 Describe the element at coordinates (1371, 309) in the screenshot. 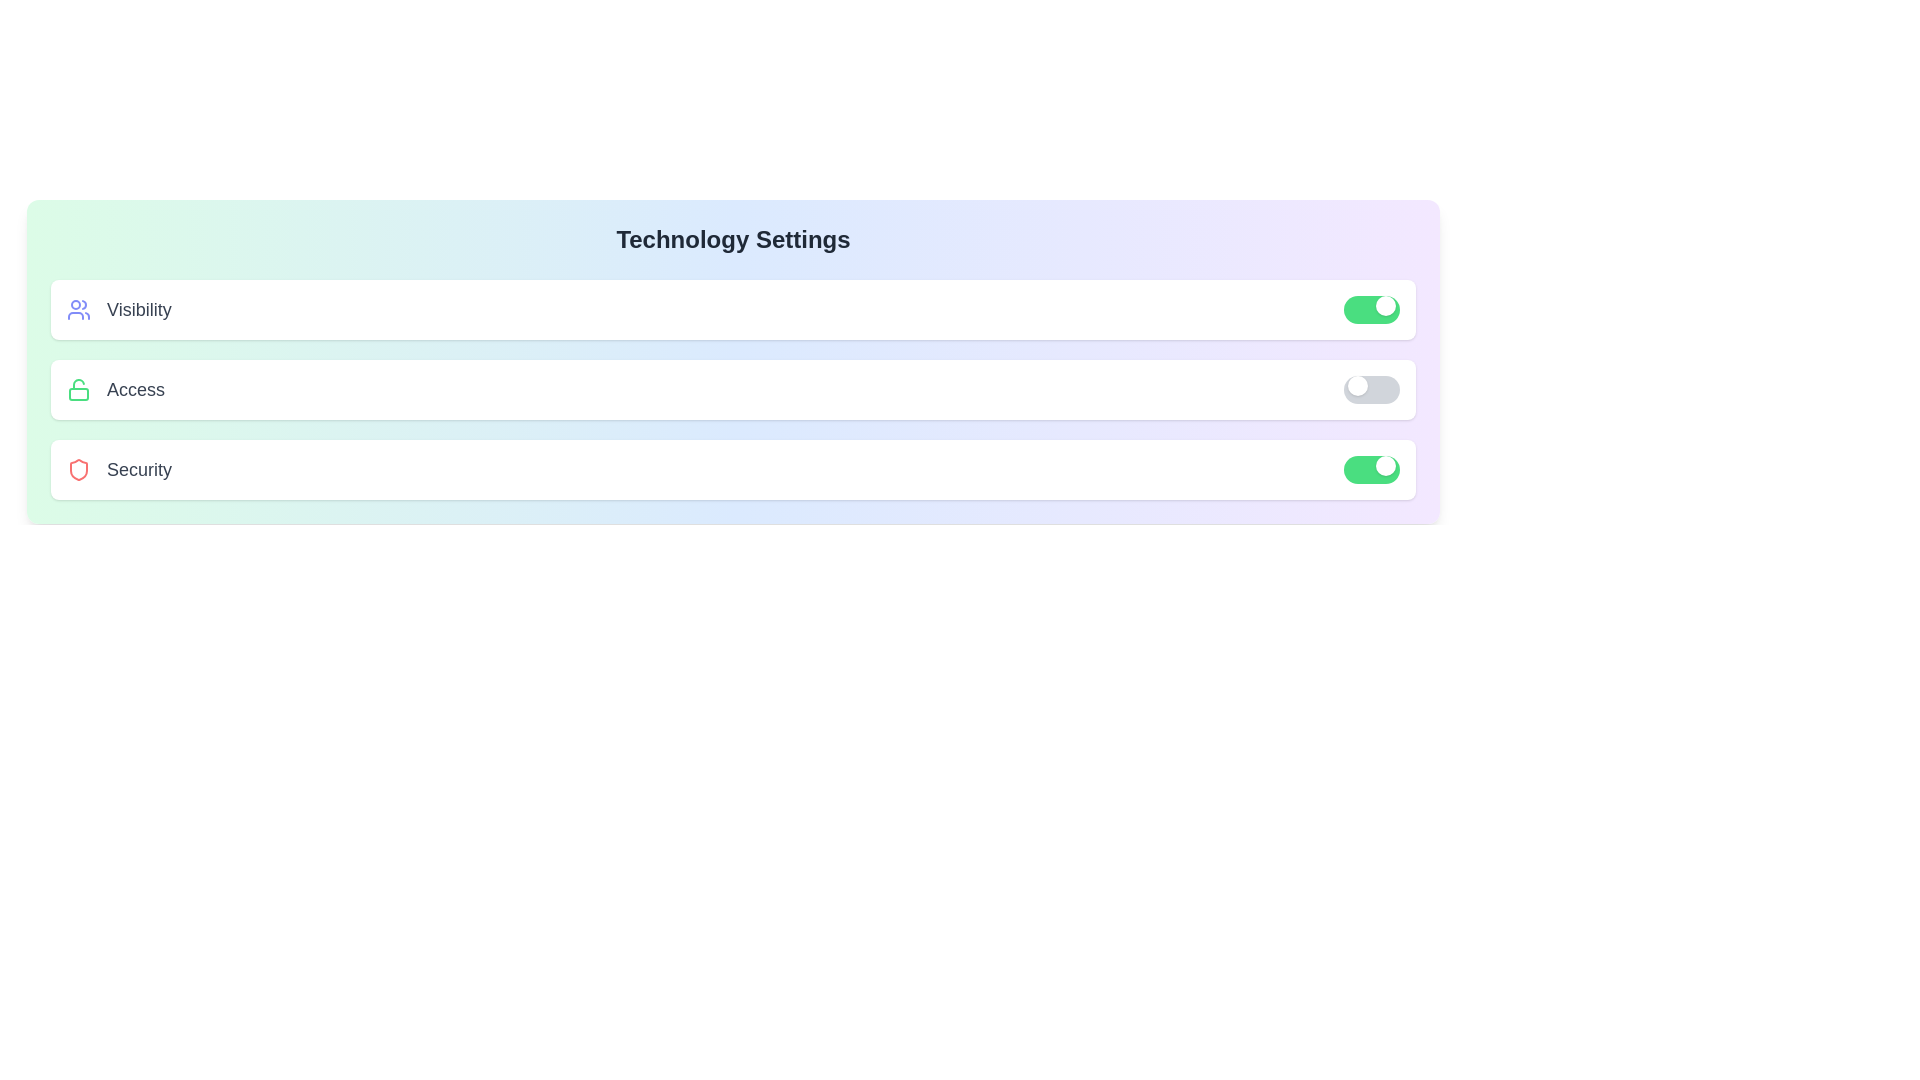

I see `toggle switch for visibility to change its state` at that location.